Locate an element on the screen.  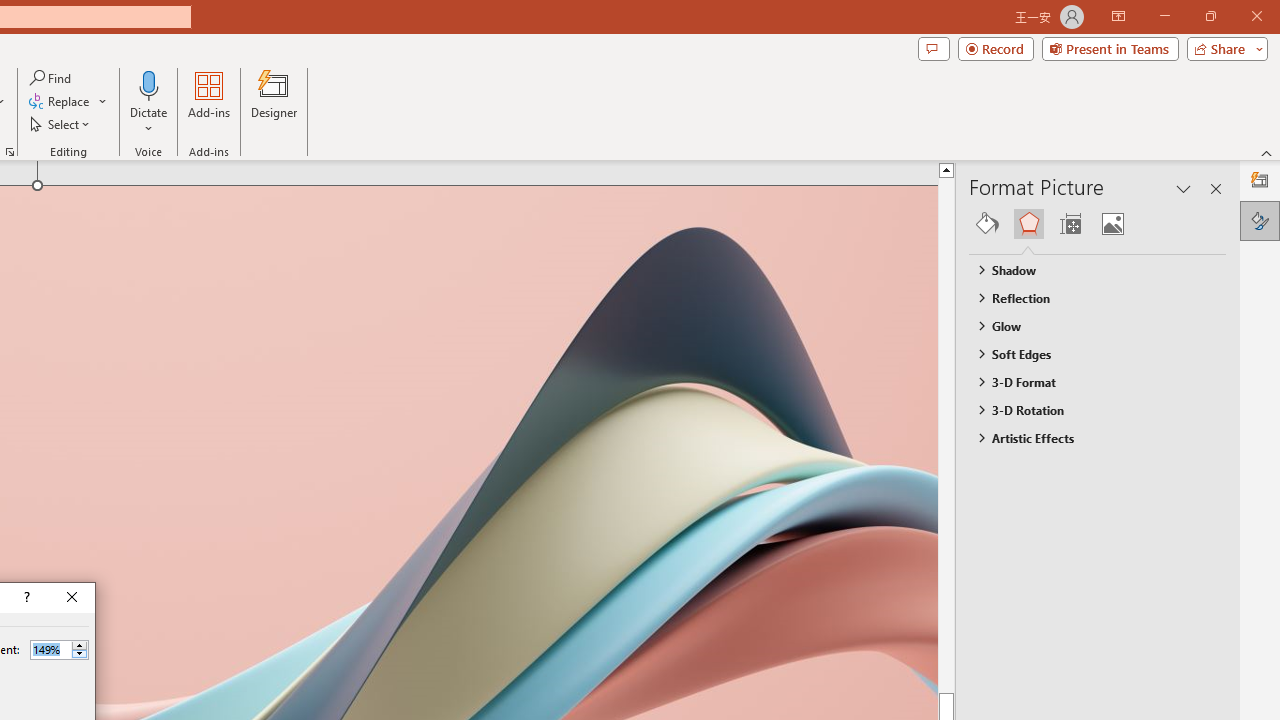
'Percent' is located at coordinates (59, 650).